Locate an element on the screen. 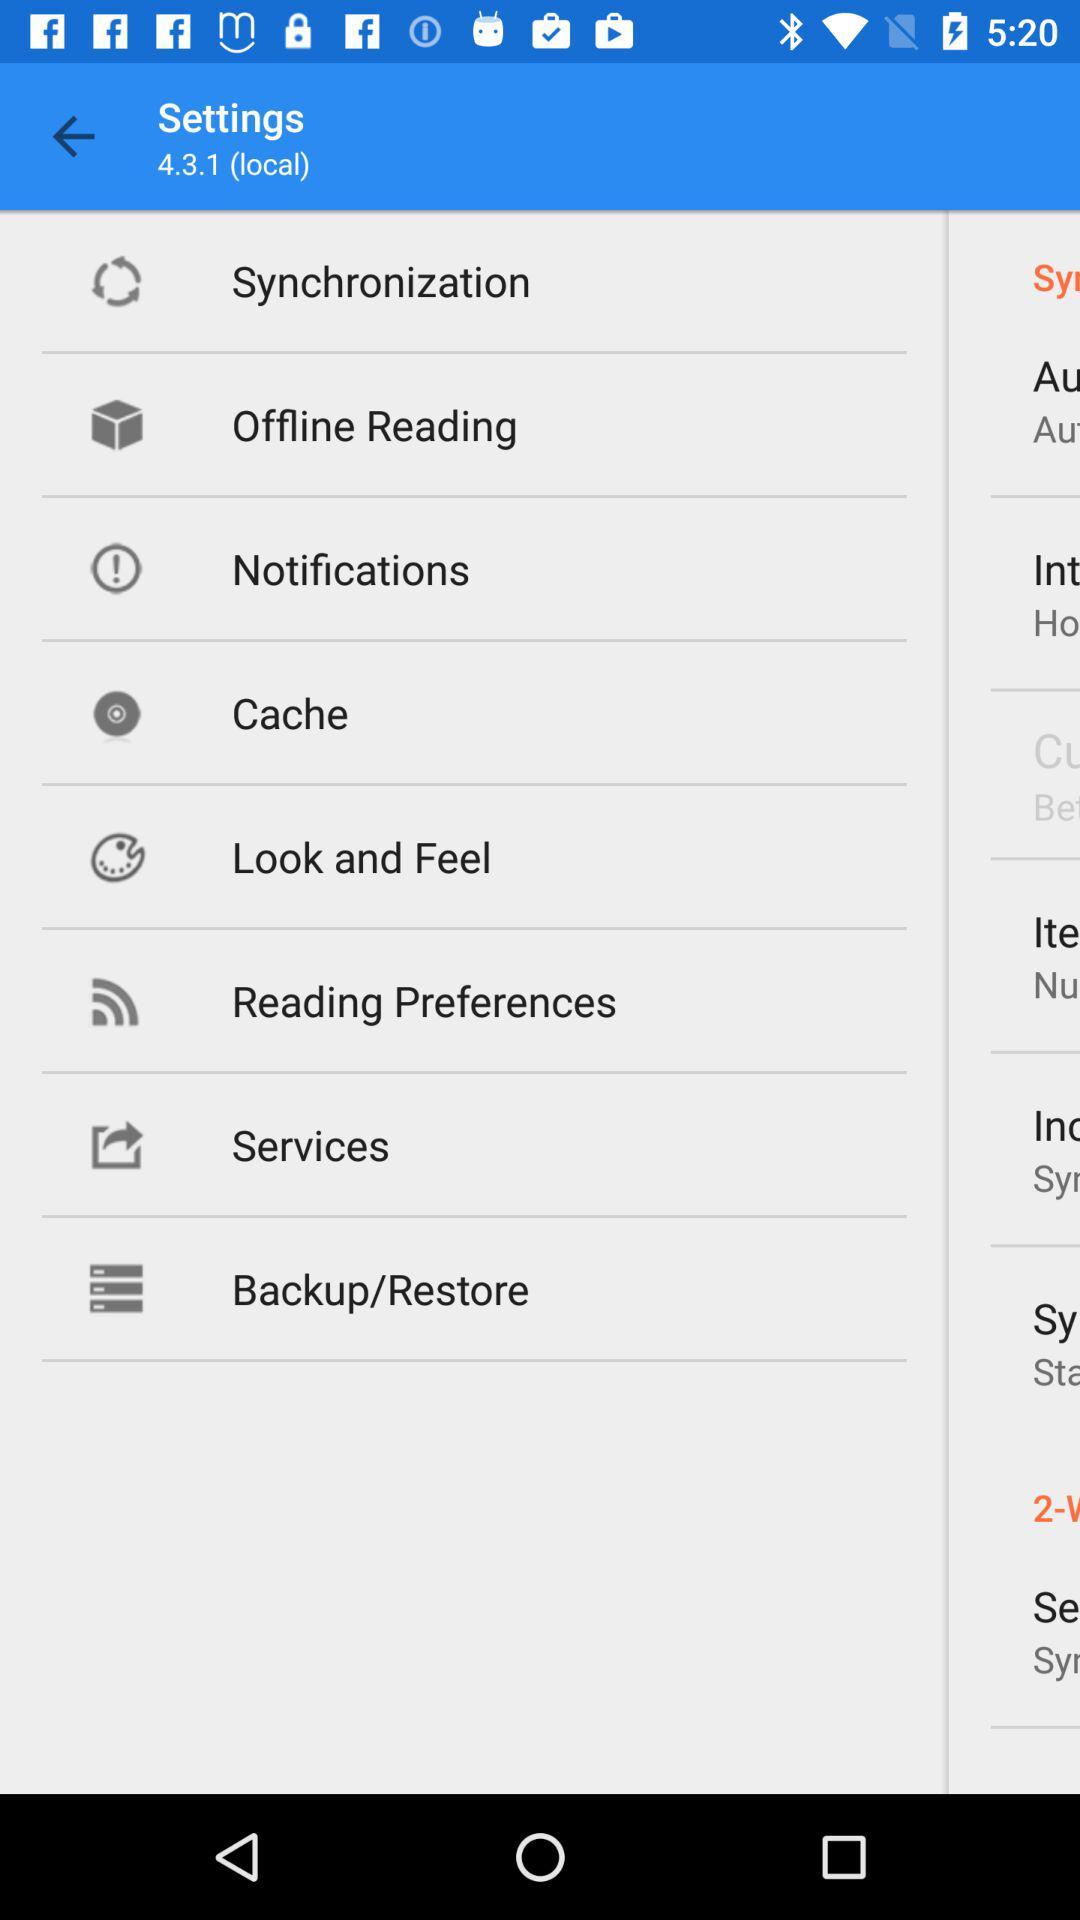  the backup/restore item is located at coordinates (380, 1288).